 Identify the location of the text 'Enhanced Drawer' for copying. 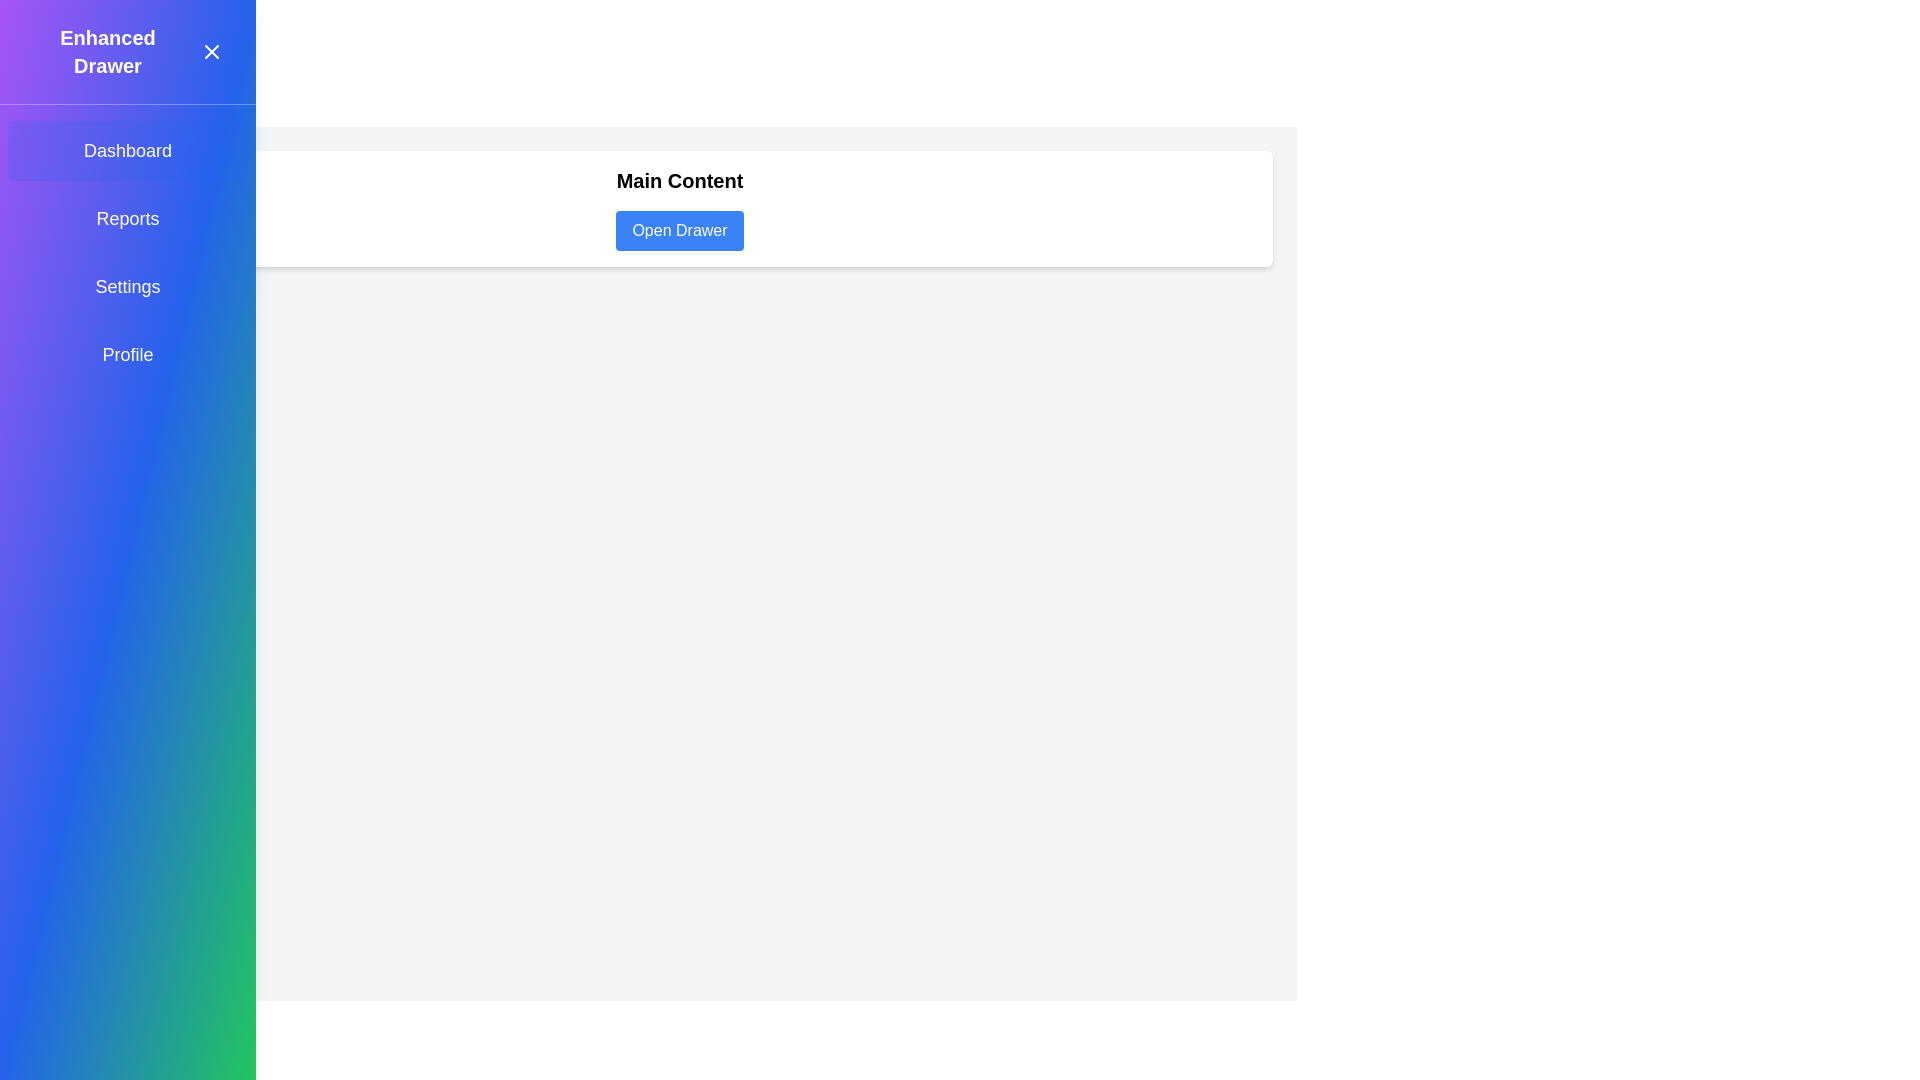
(107, 50).